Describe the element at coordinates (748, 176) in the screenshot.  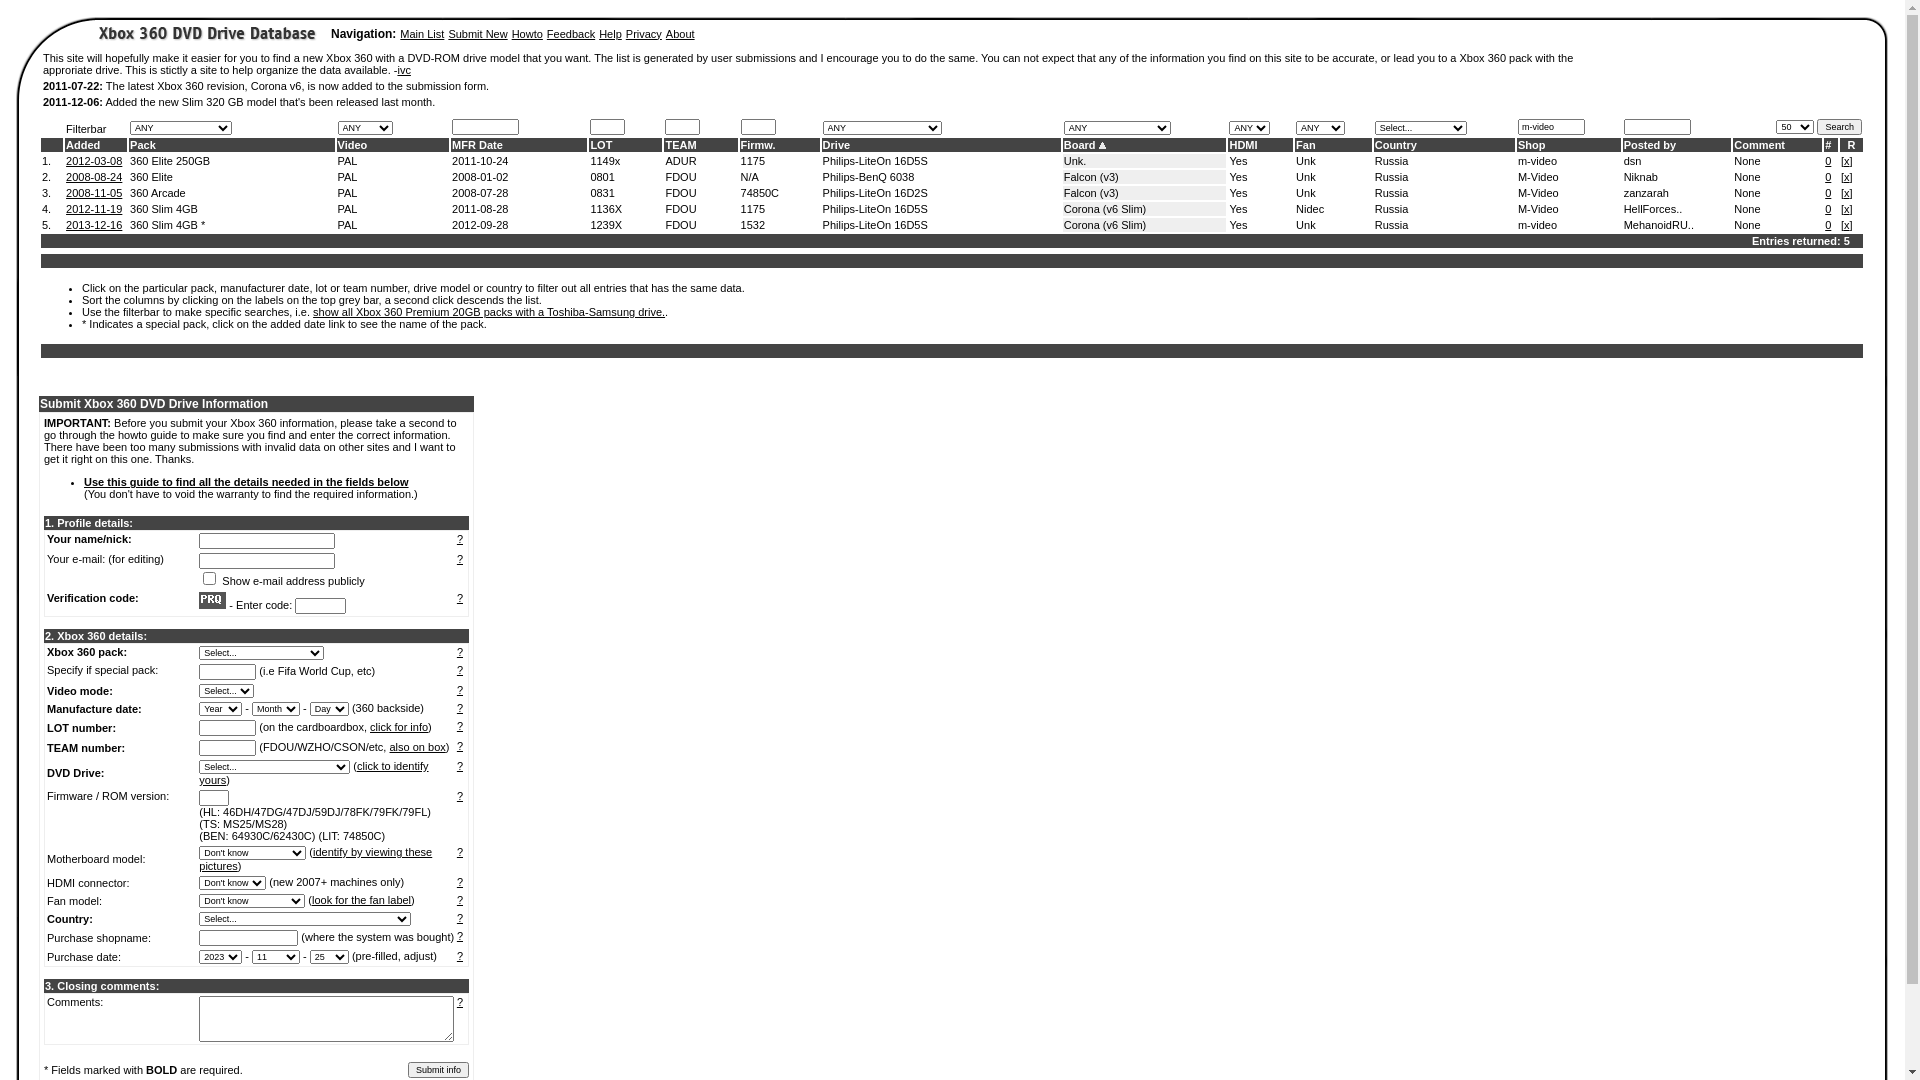
I see `'N/A'` at that location.